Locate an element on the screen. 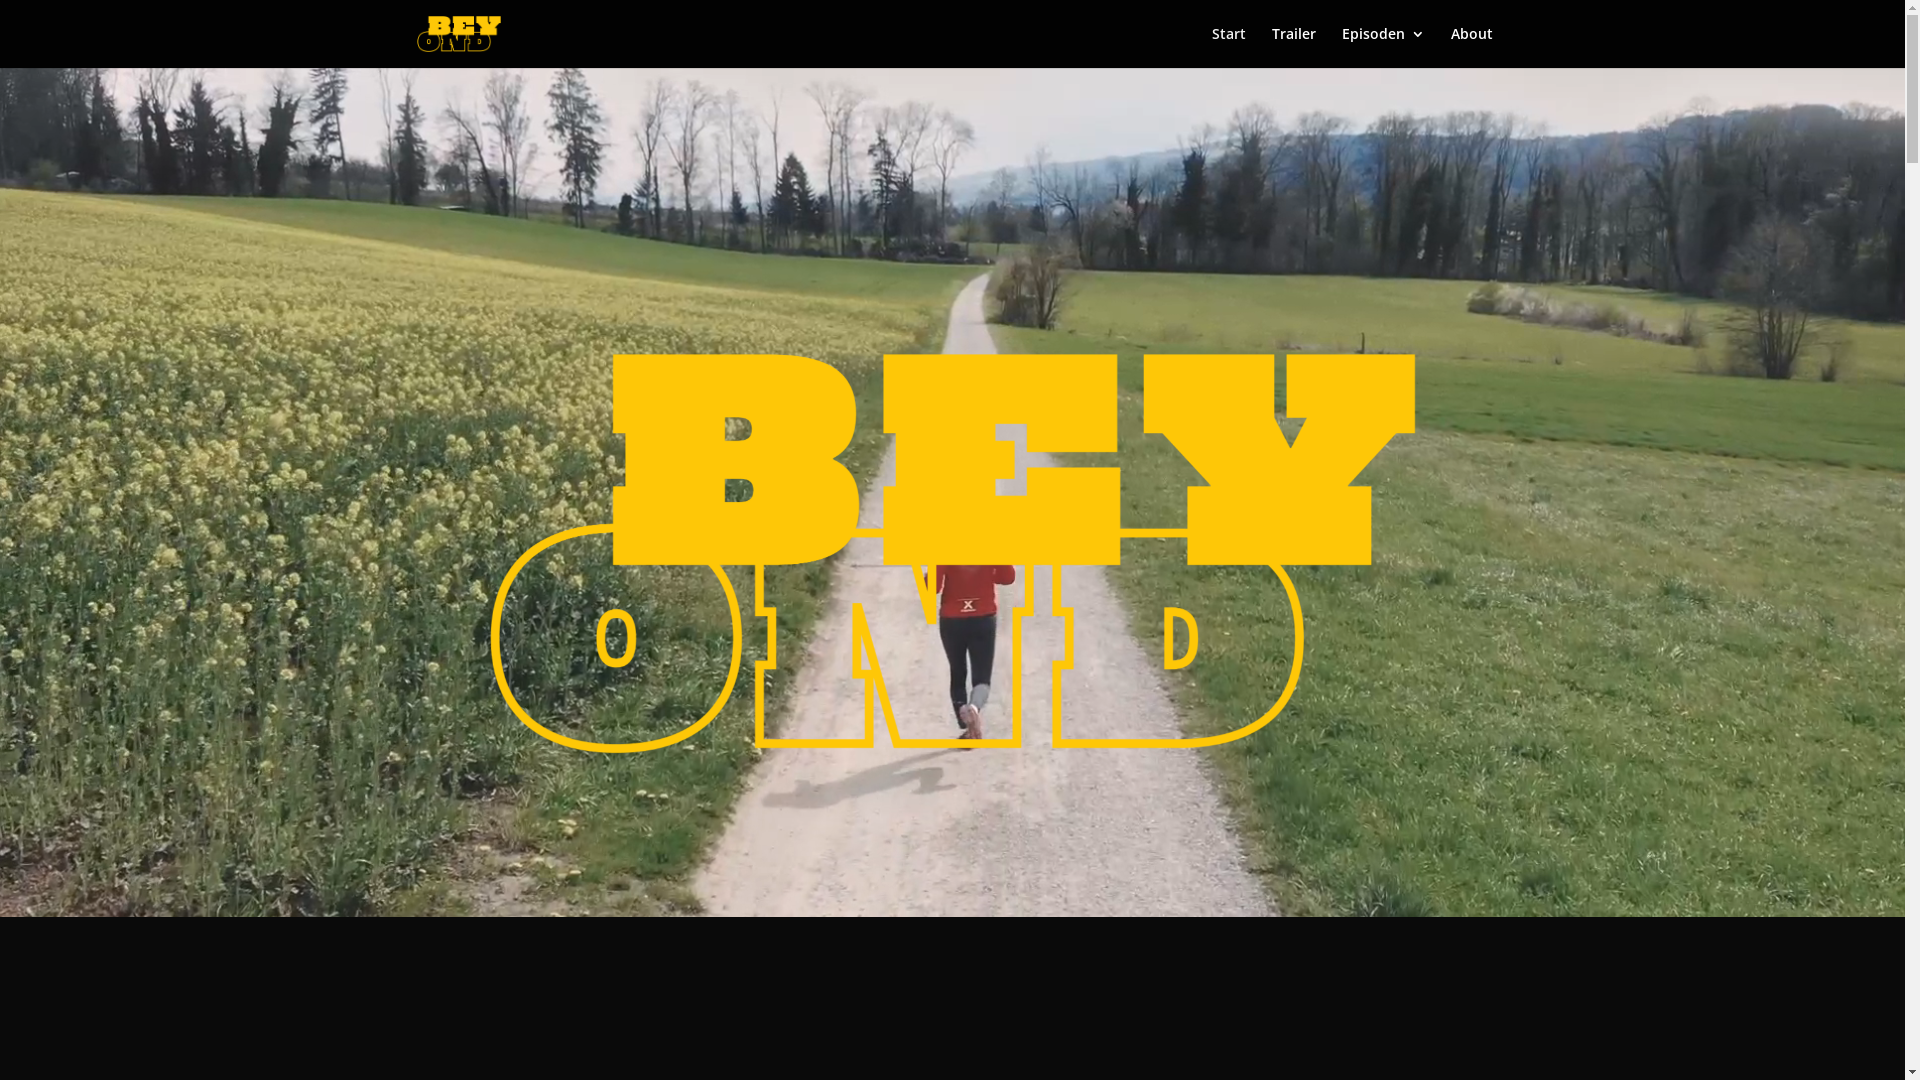  'Start' is located at coordinates (1227, 46).